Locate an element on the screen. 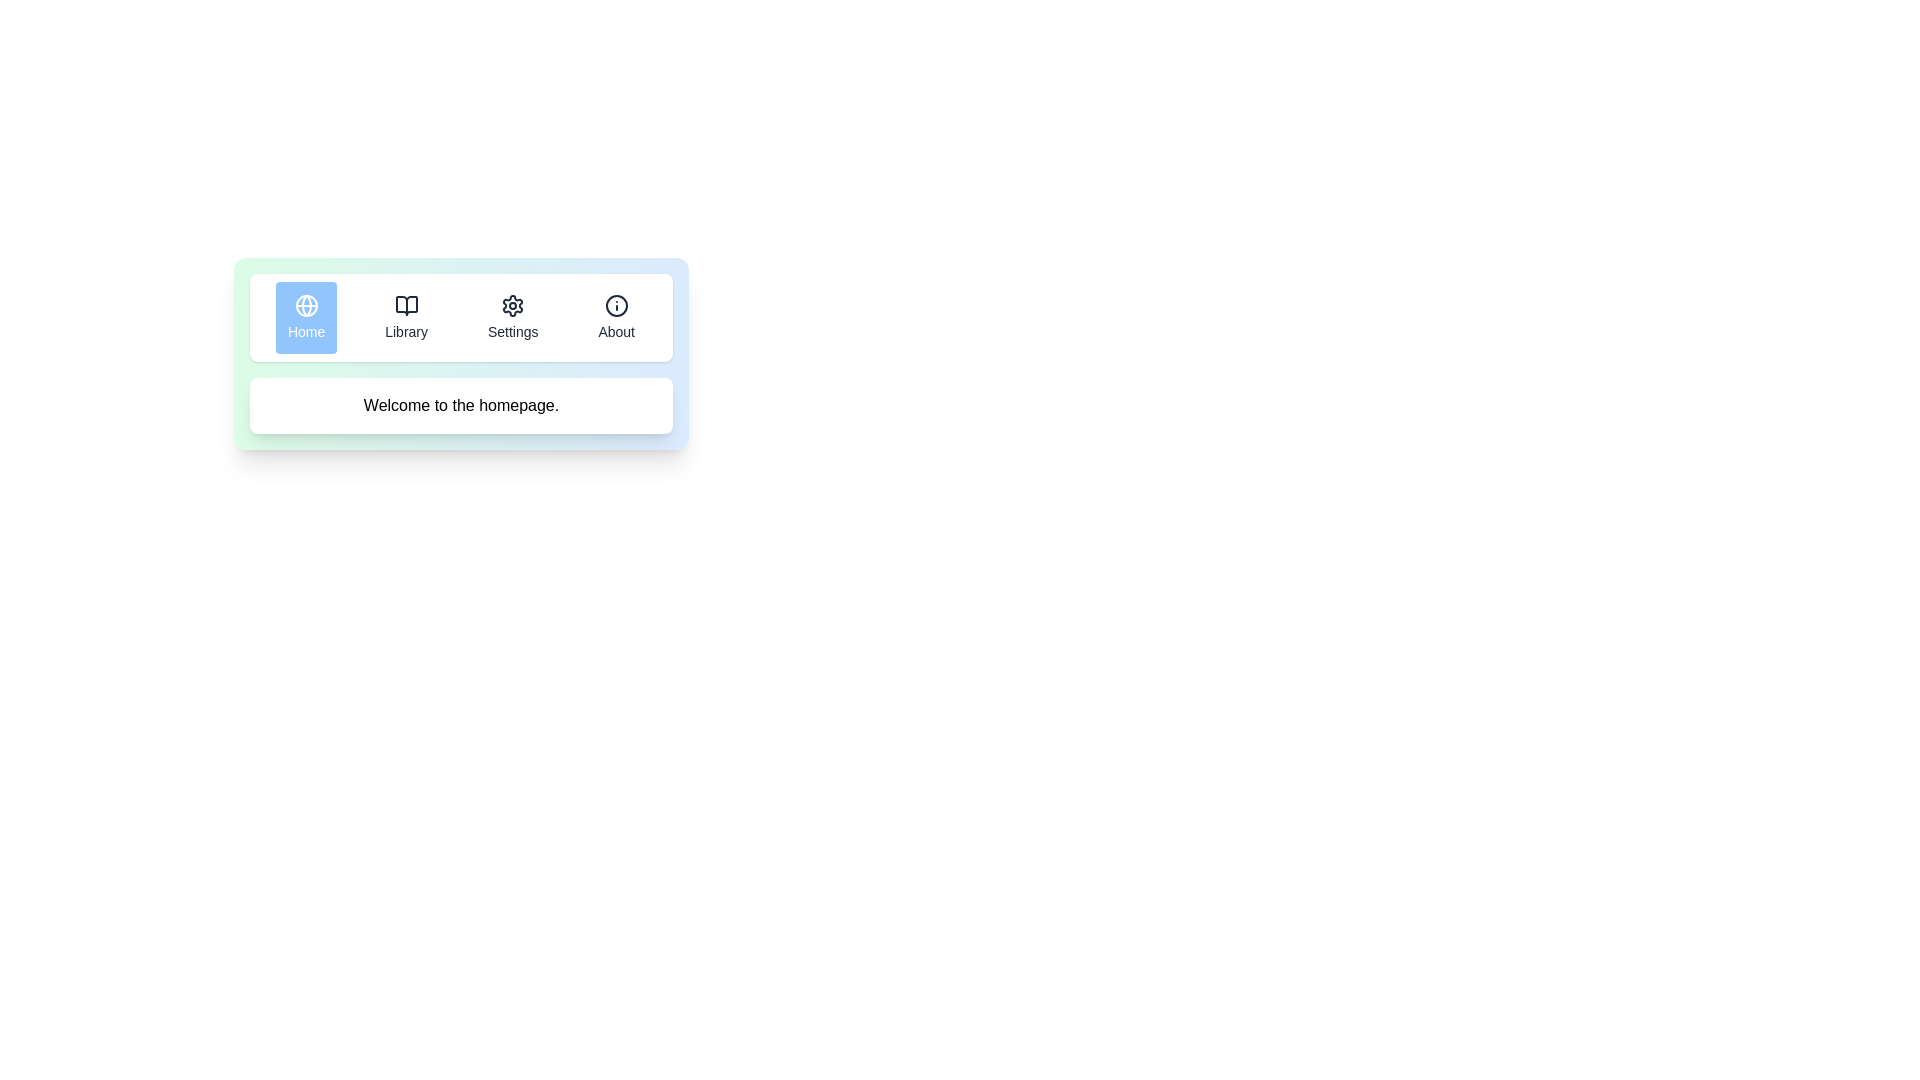 The image size is (1920, 1080). the tab labeled Home is located at coordinates (305, 316).